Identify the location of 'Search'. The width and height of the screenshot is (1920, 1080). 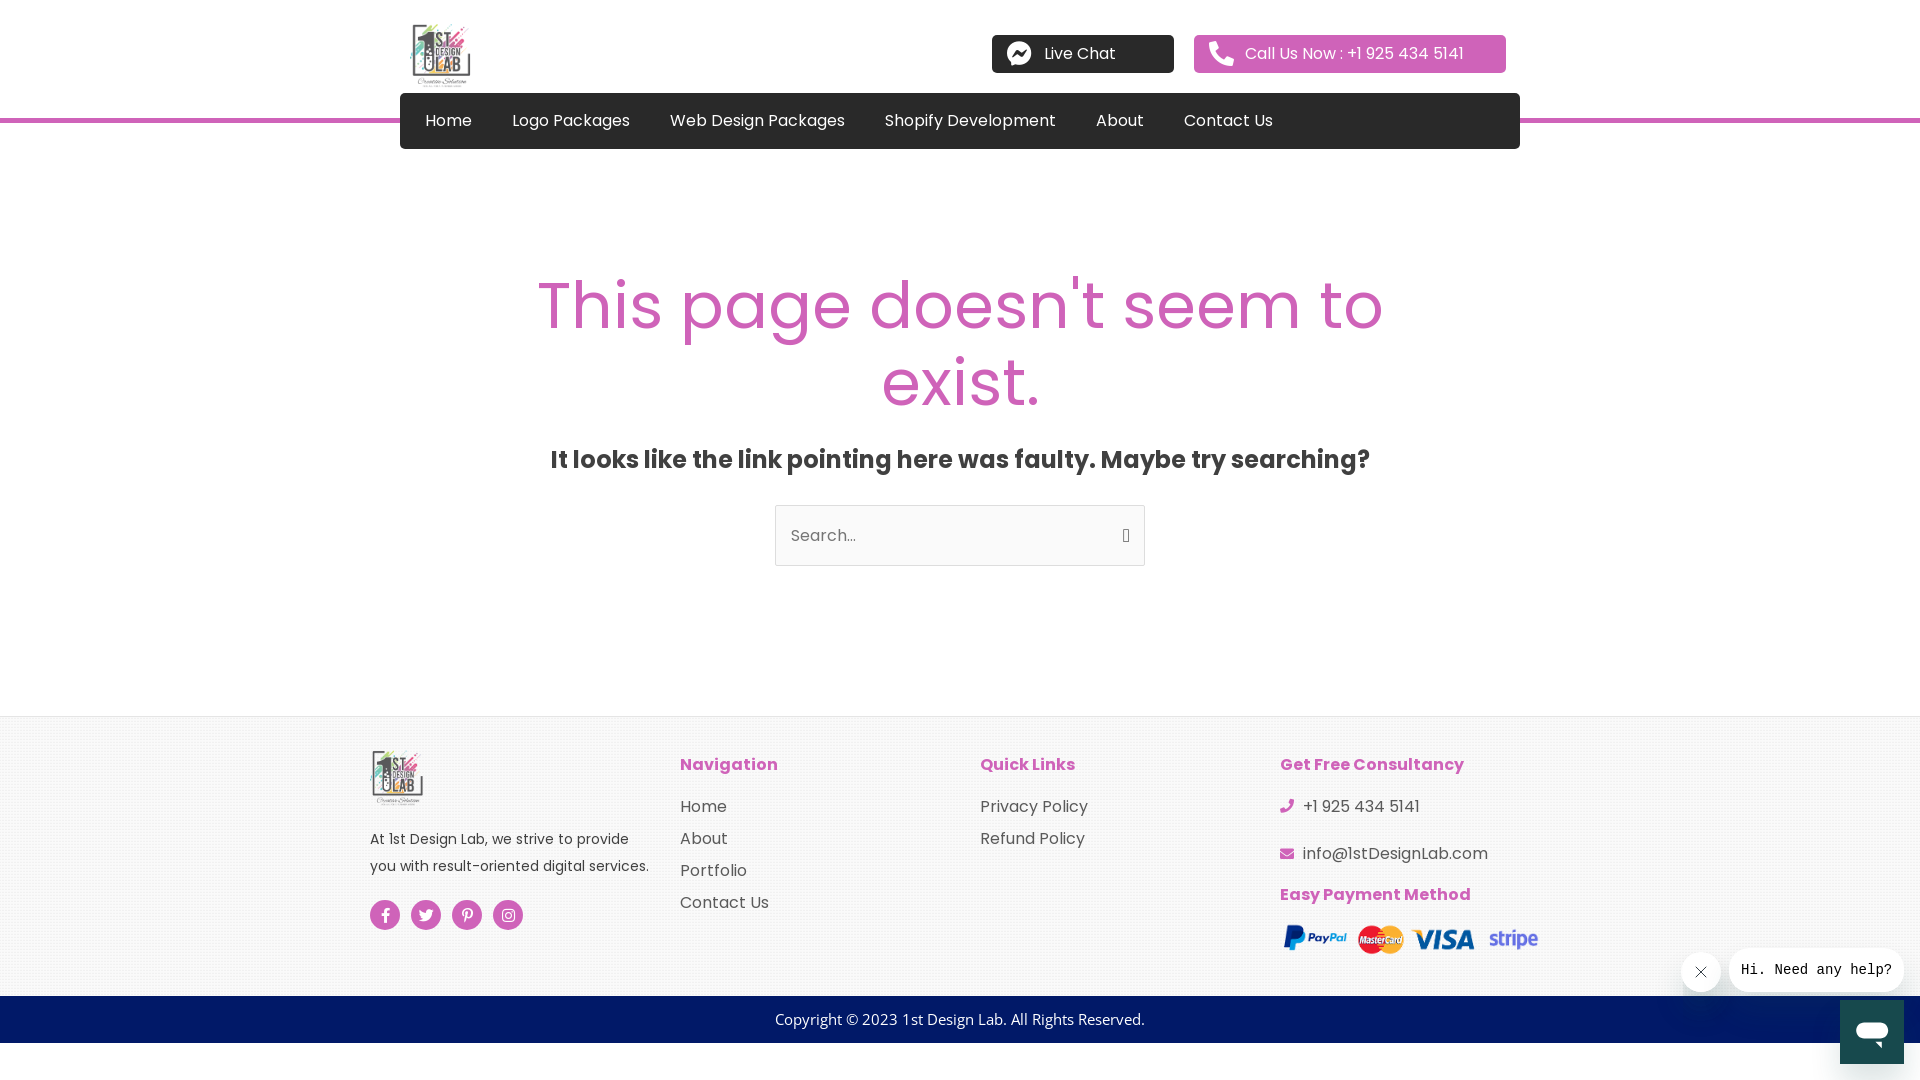
(1098, 523).